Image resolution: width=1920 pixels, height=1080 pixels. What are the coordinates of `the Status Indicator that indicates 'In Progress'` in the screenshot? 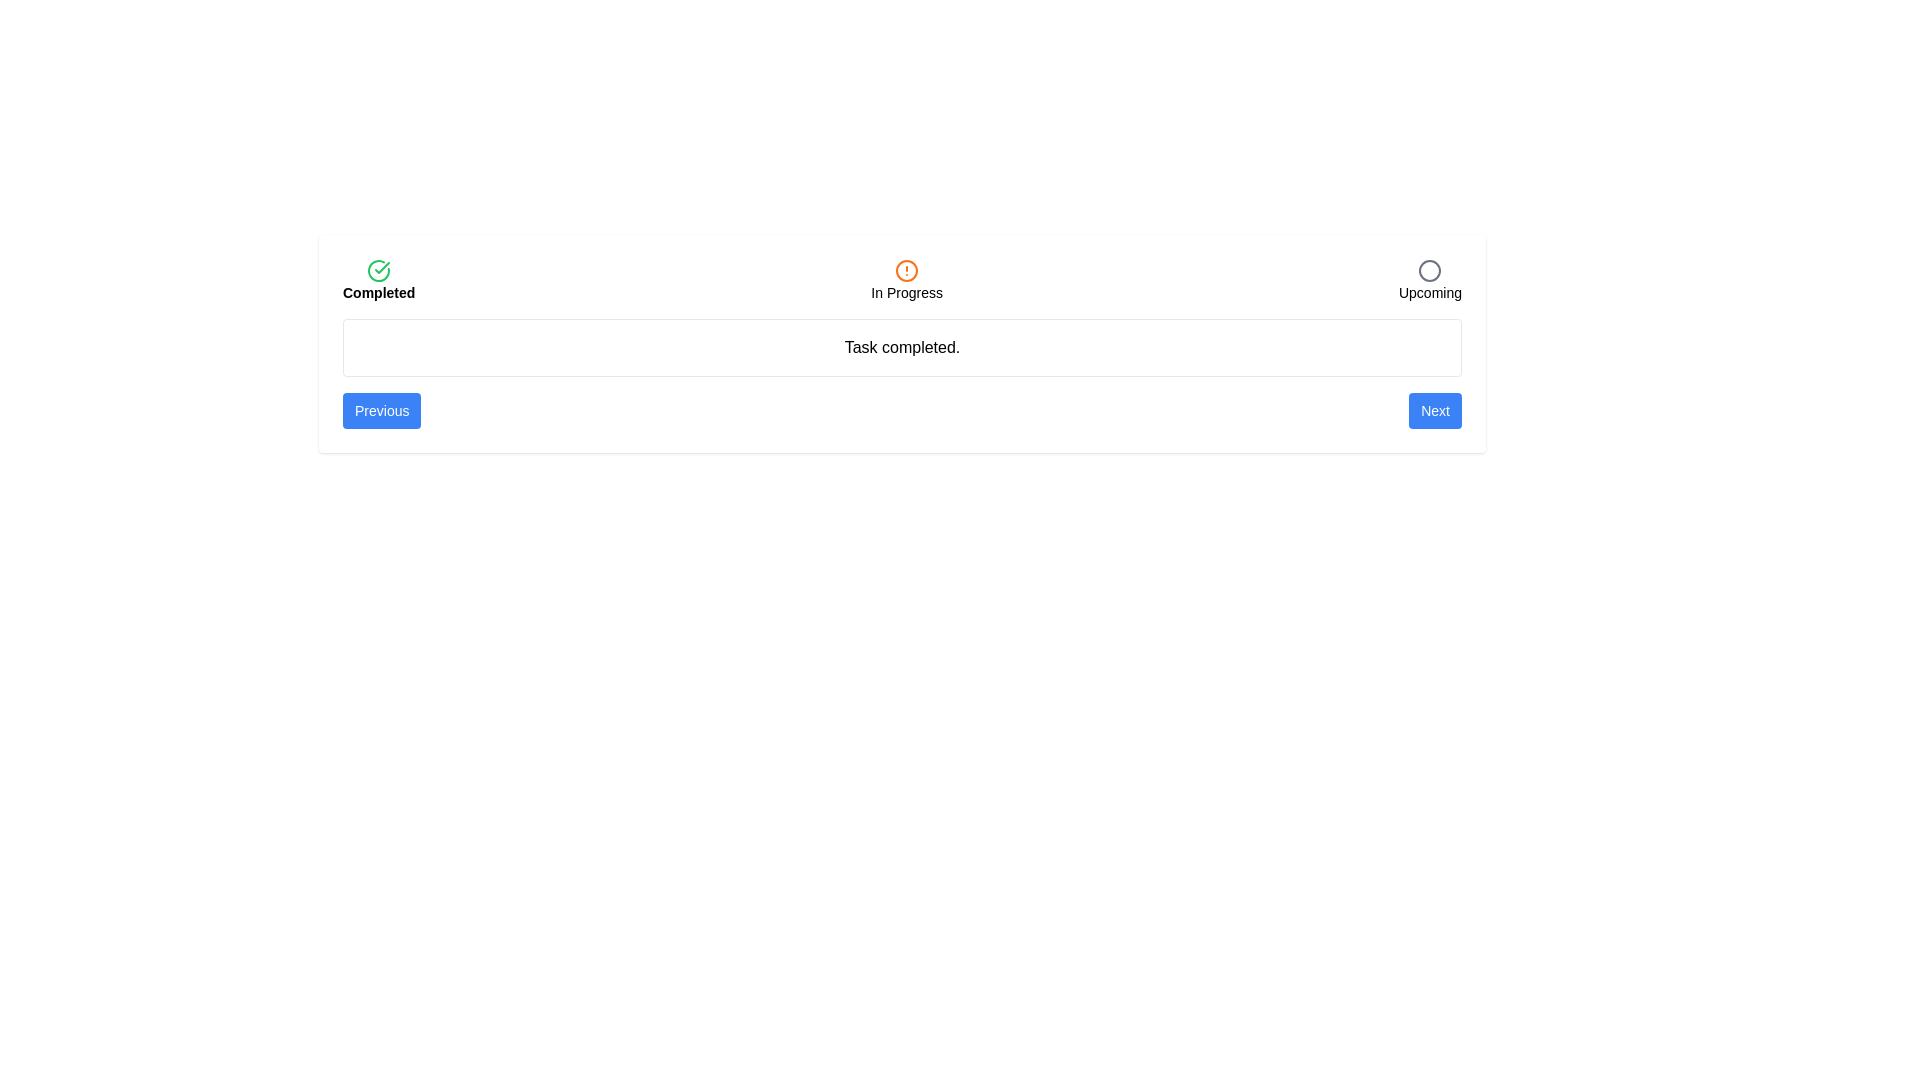 It's located at (906, 281).